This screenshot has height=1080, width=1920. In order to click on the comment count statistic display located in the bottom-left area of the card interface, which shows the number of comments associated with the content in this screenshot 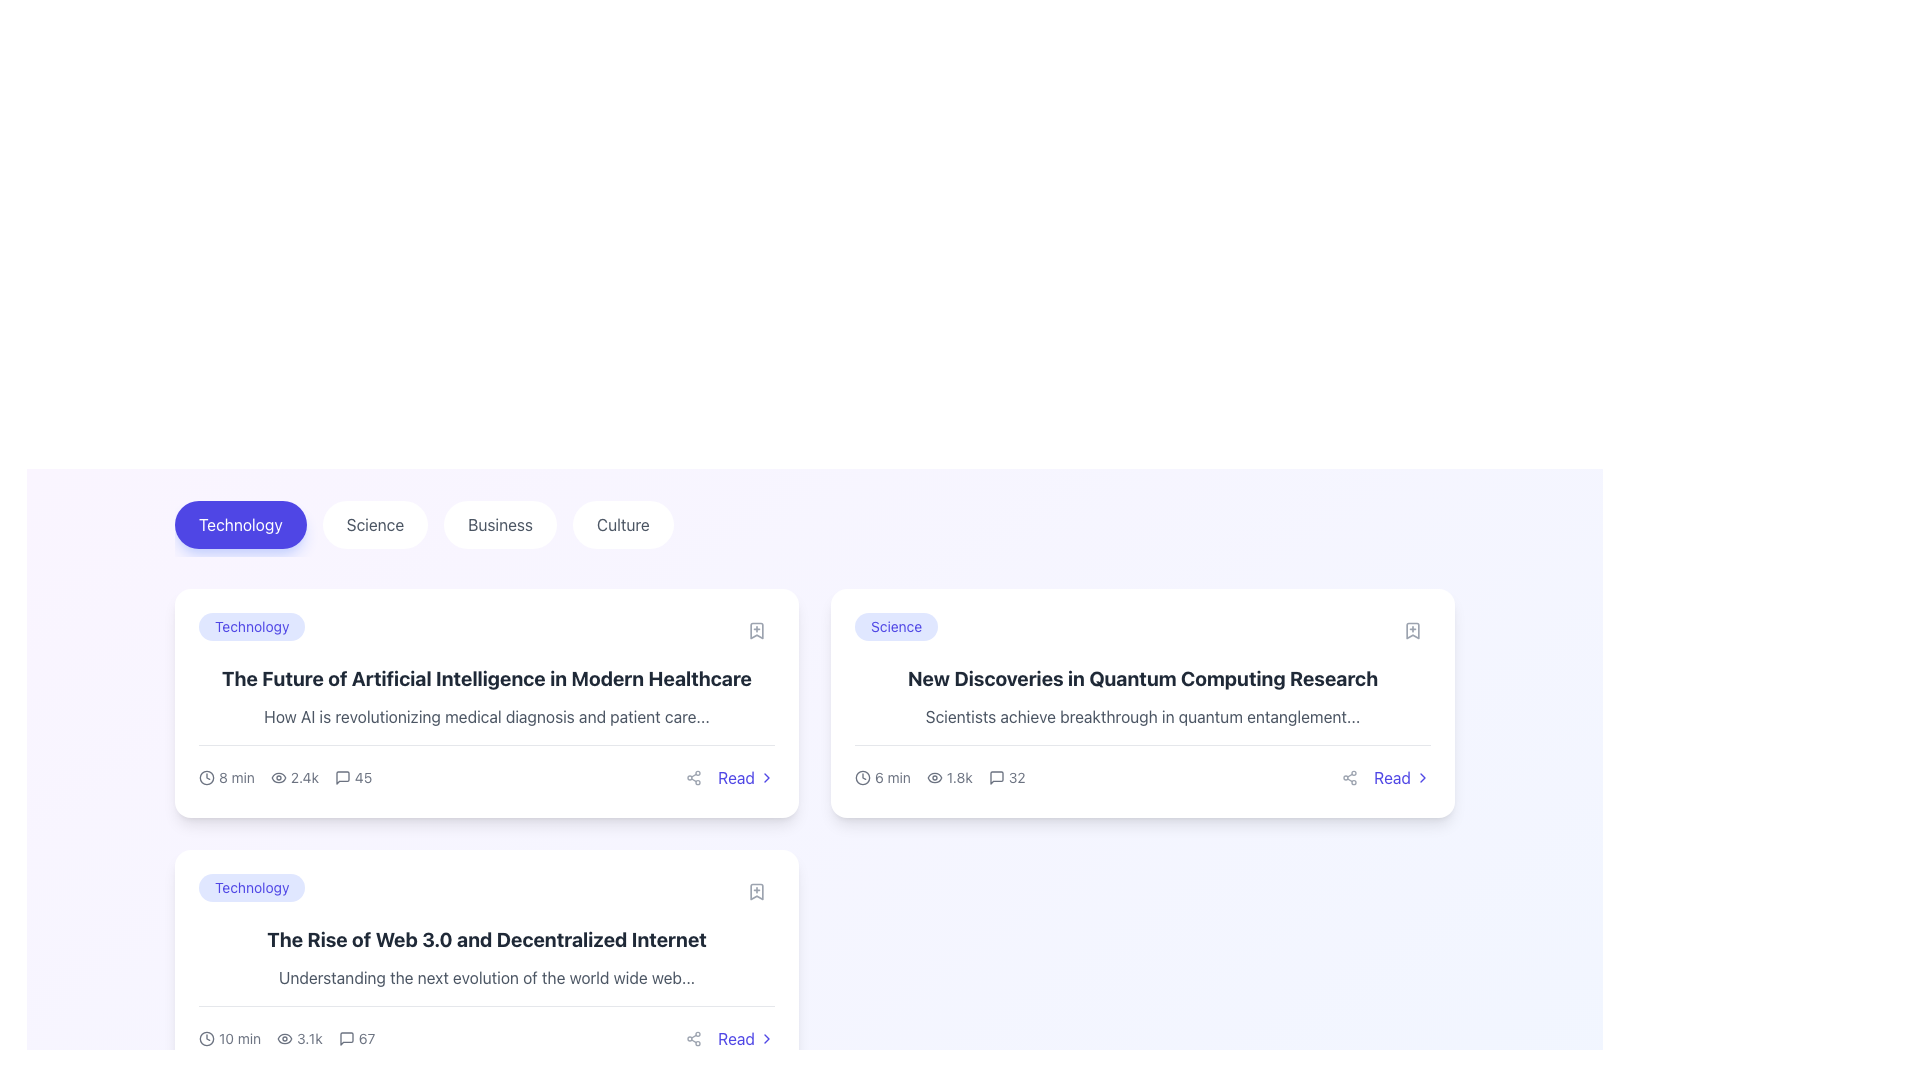, I will do `click(353, 777)`.